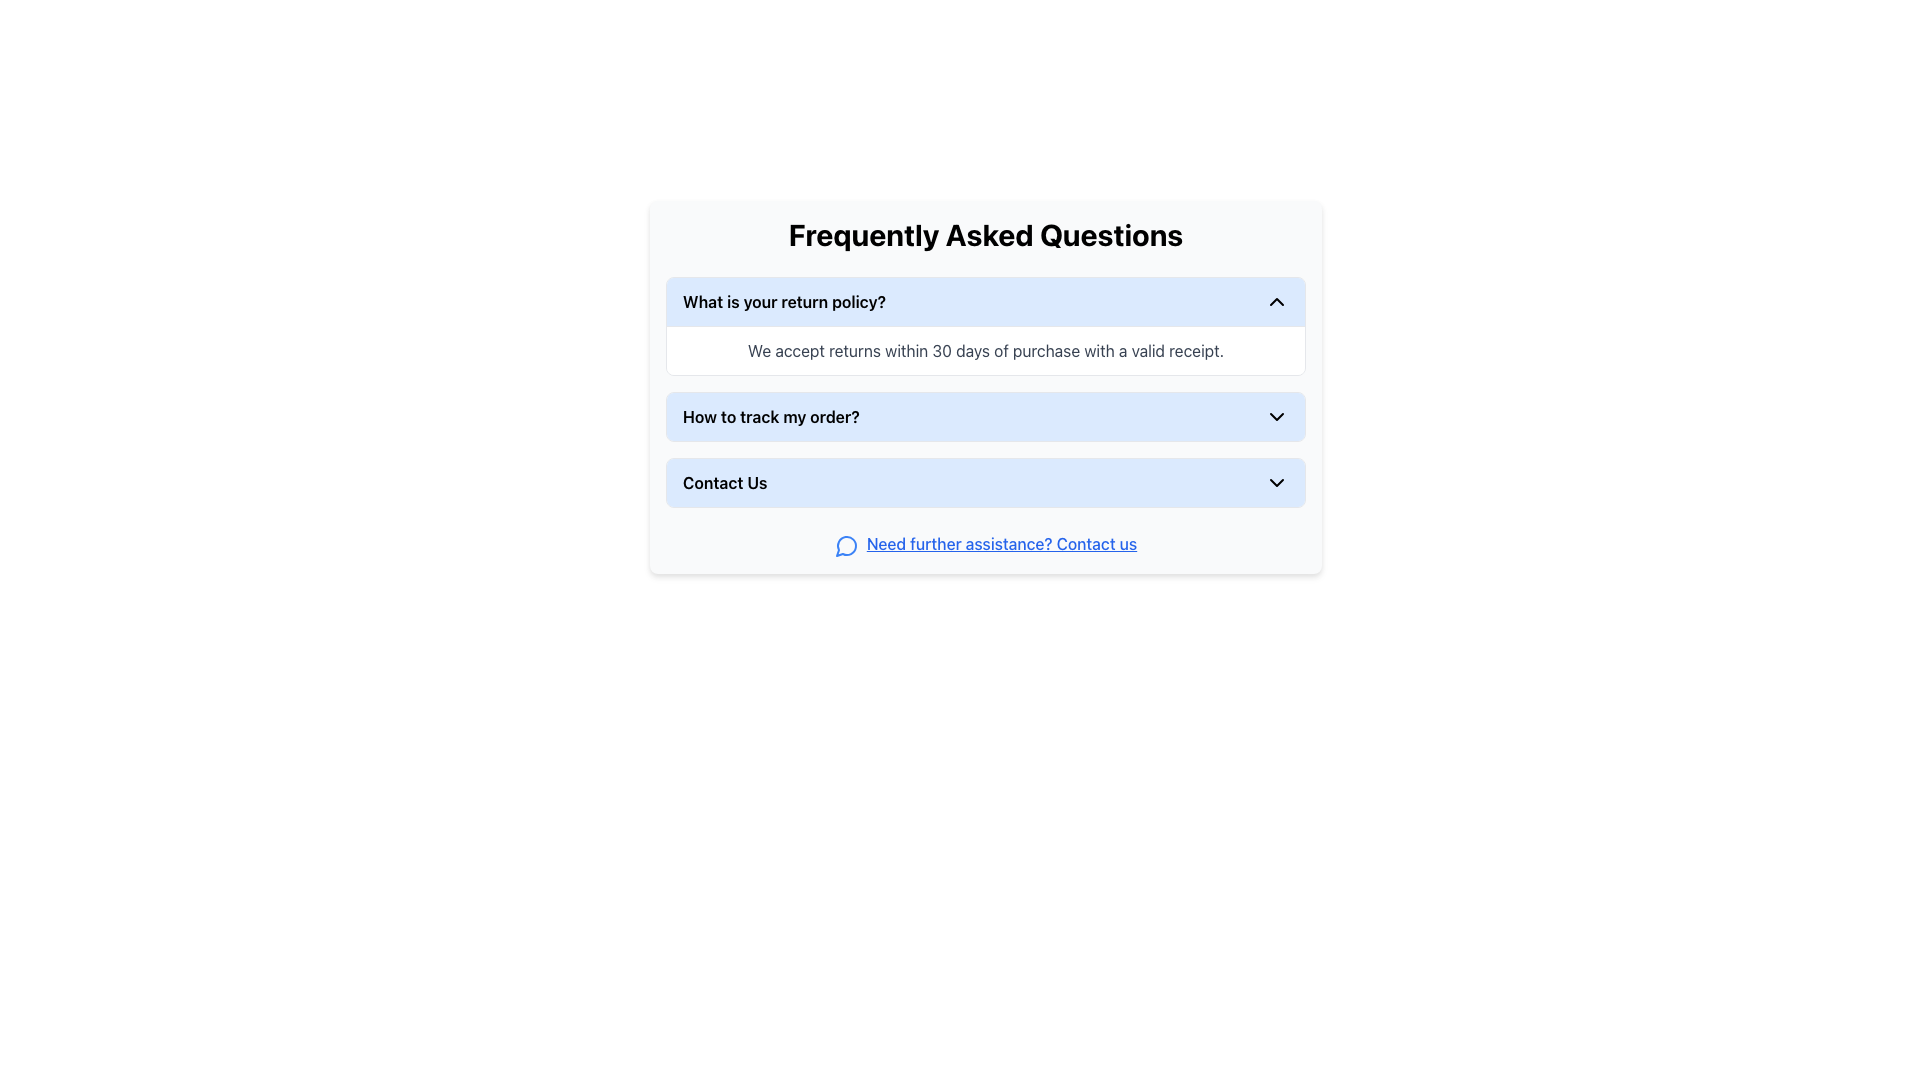  I want to click on the accessible hyperlink text with icon located at the bottom of the 'Frequently Asked Questions' section to enable navigation for users, so click(985, 543).